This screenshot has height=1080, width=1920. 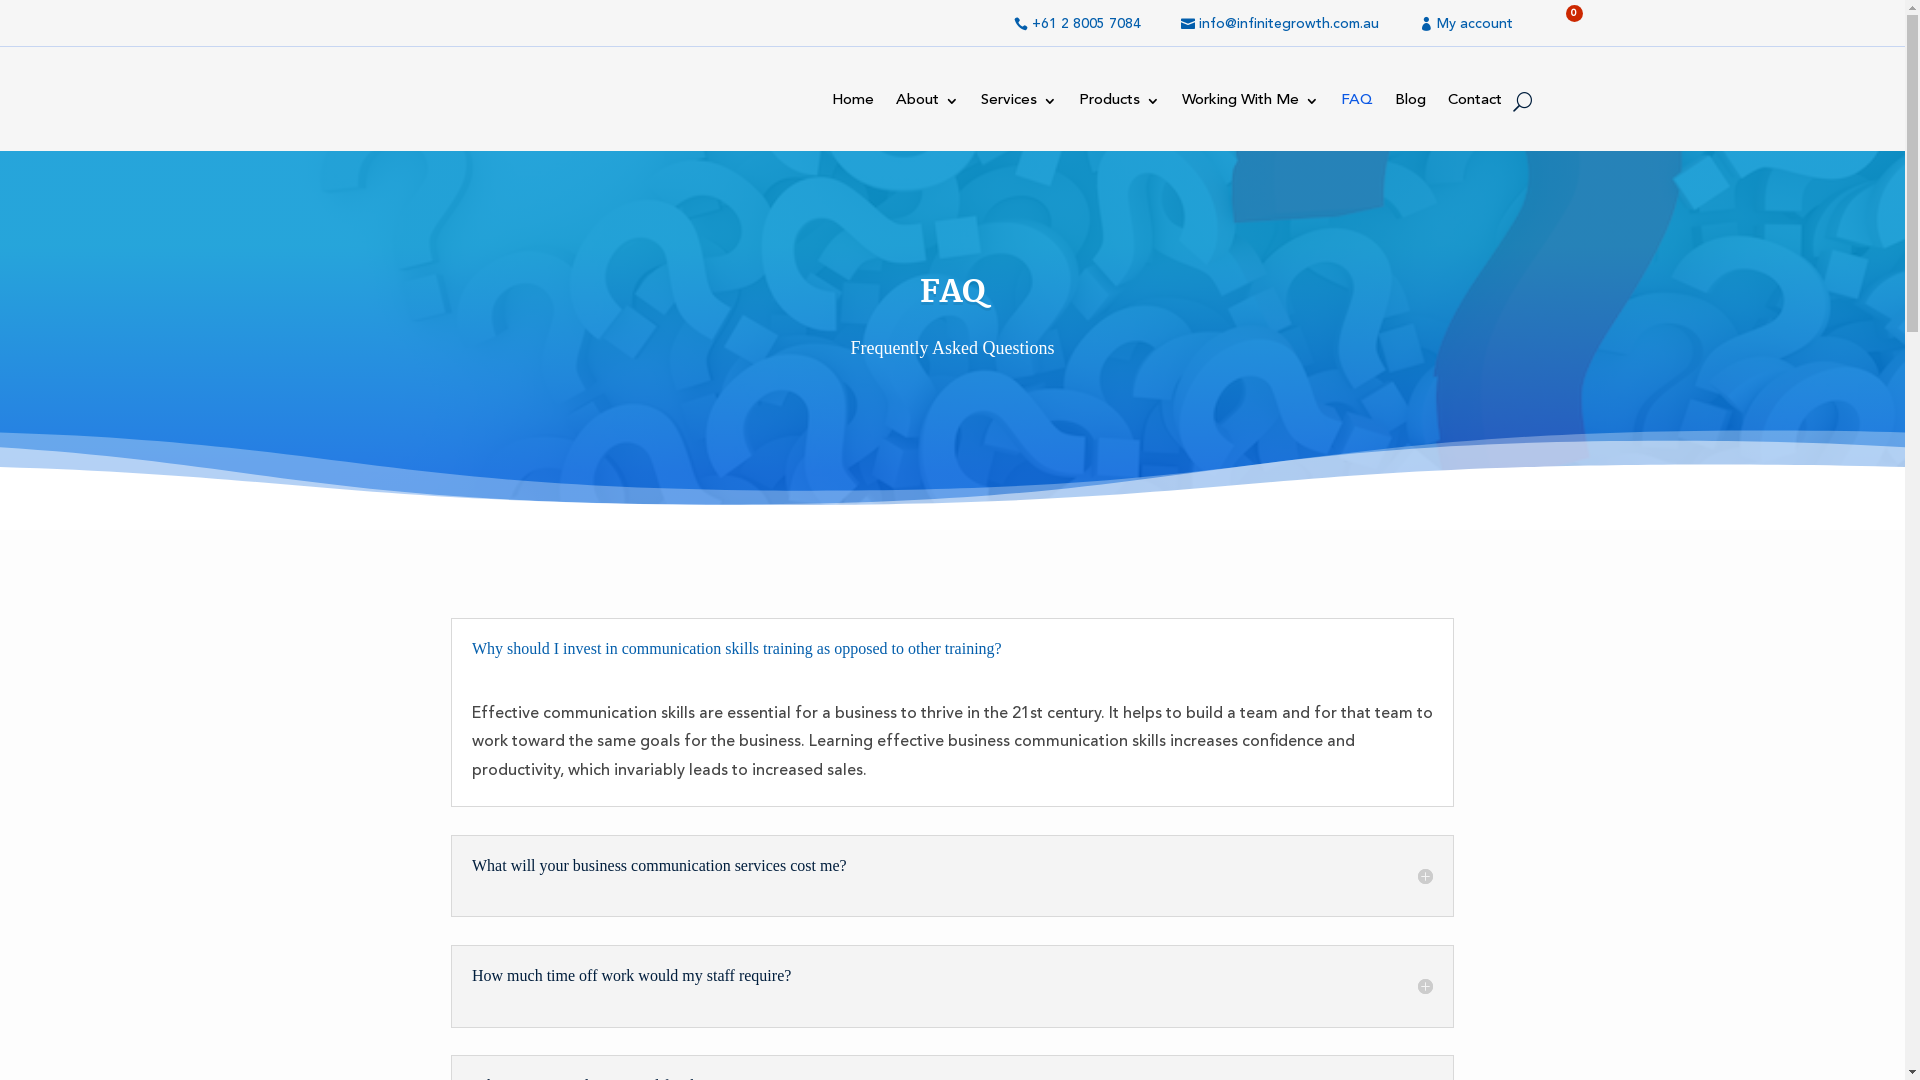 I want to click on 'Products', so click(x=1117, y=104).